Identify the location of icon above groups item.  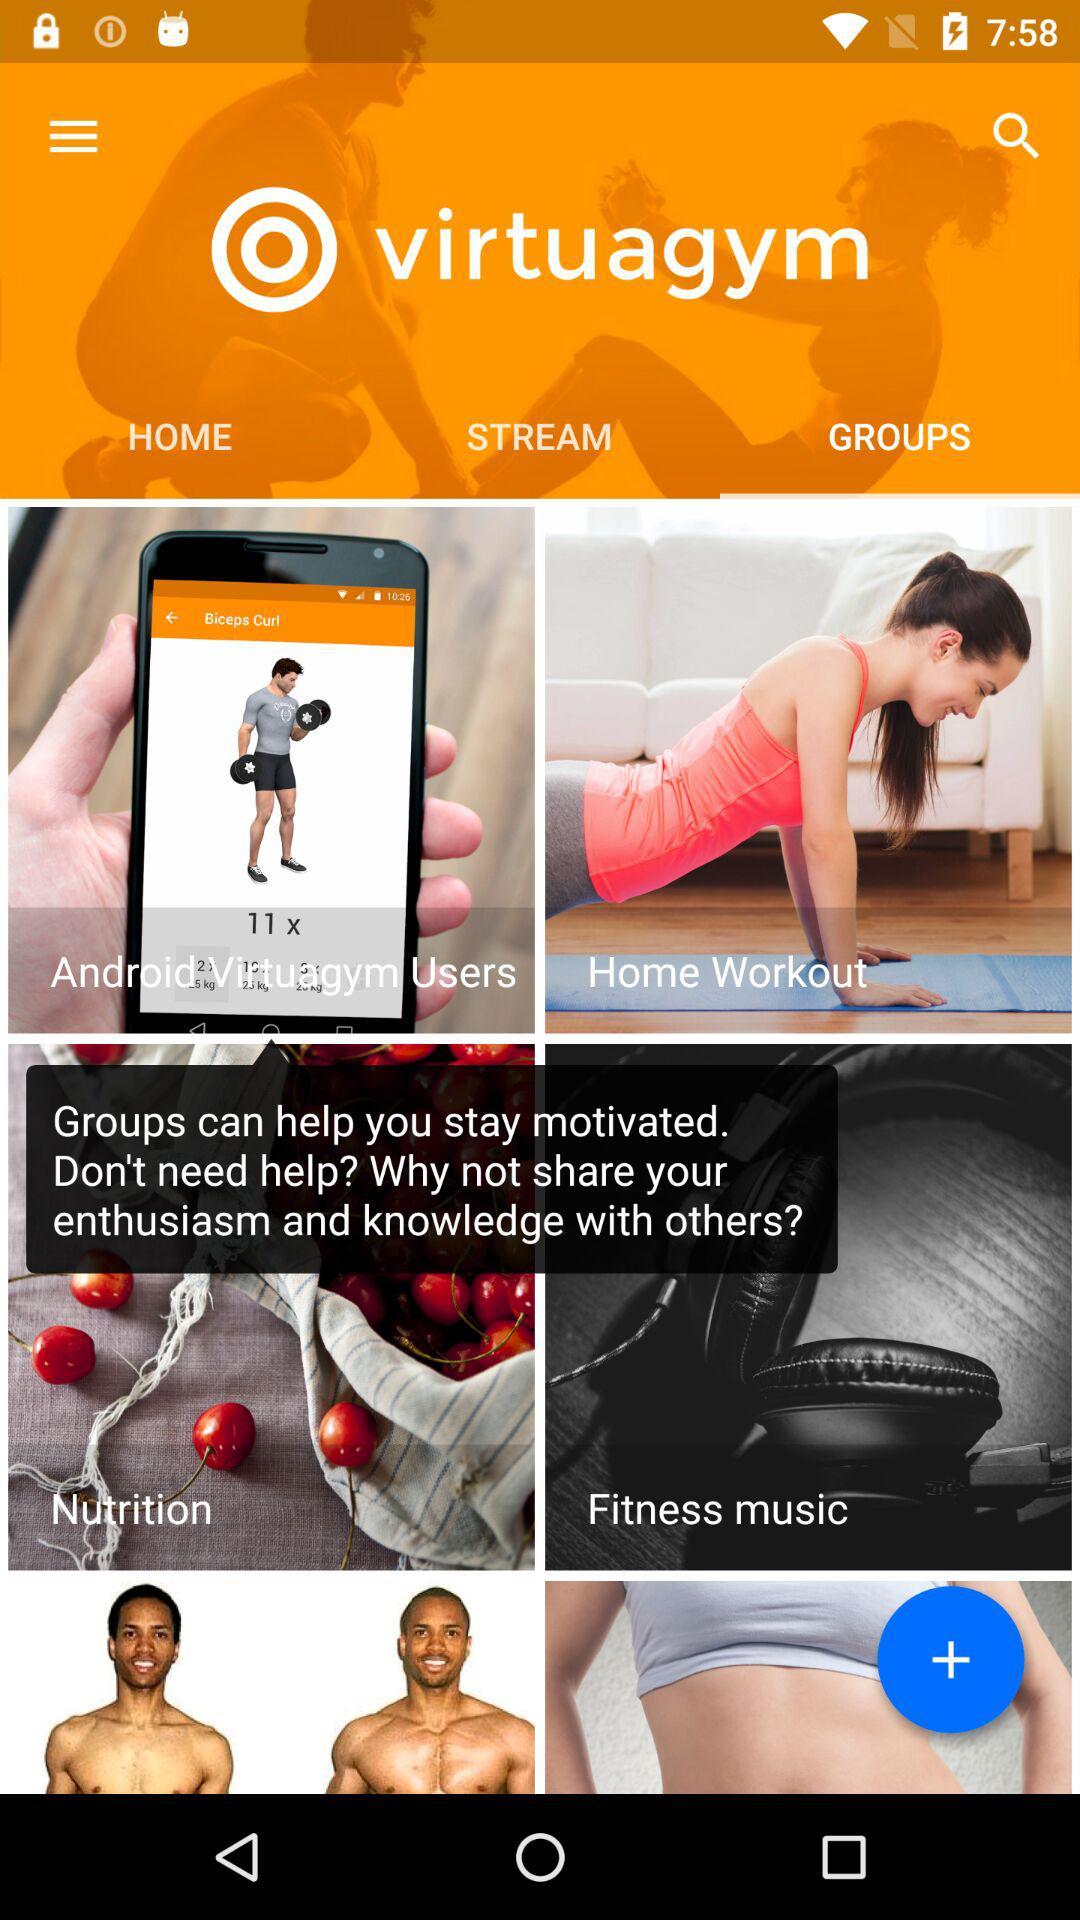
(1017, 135).